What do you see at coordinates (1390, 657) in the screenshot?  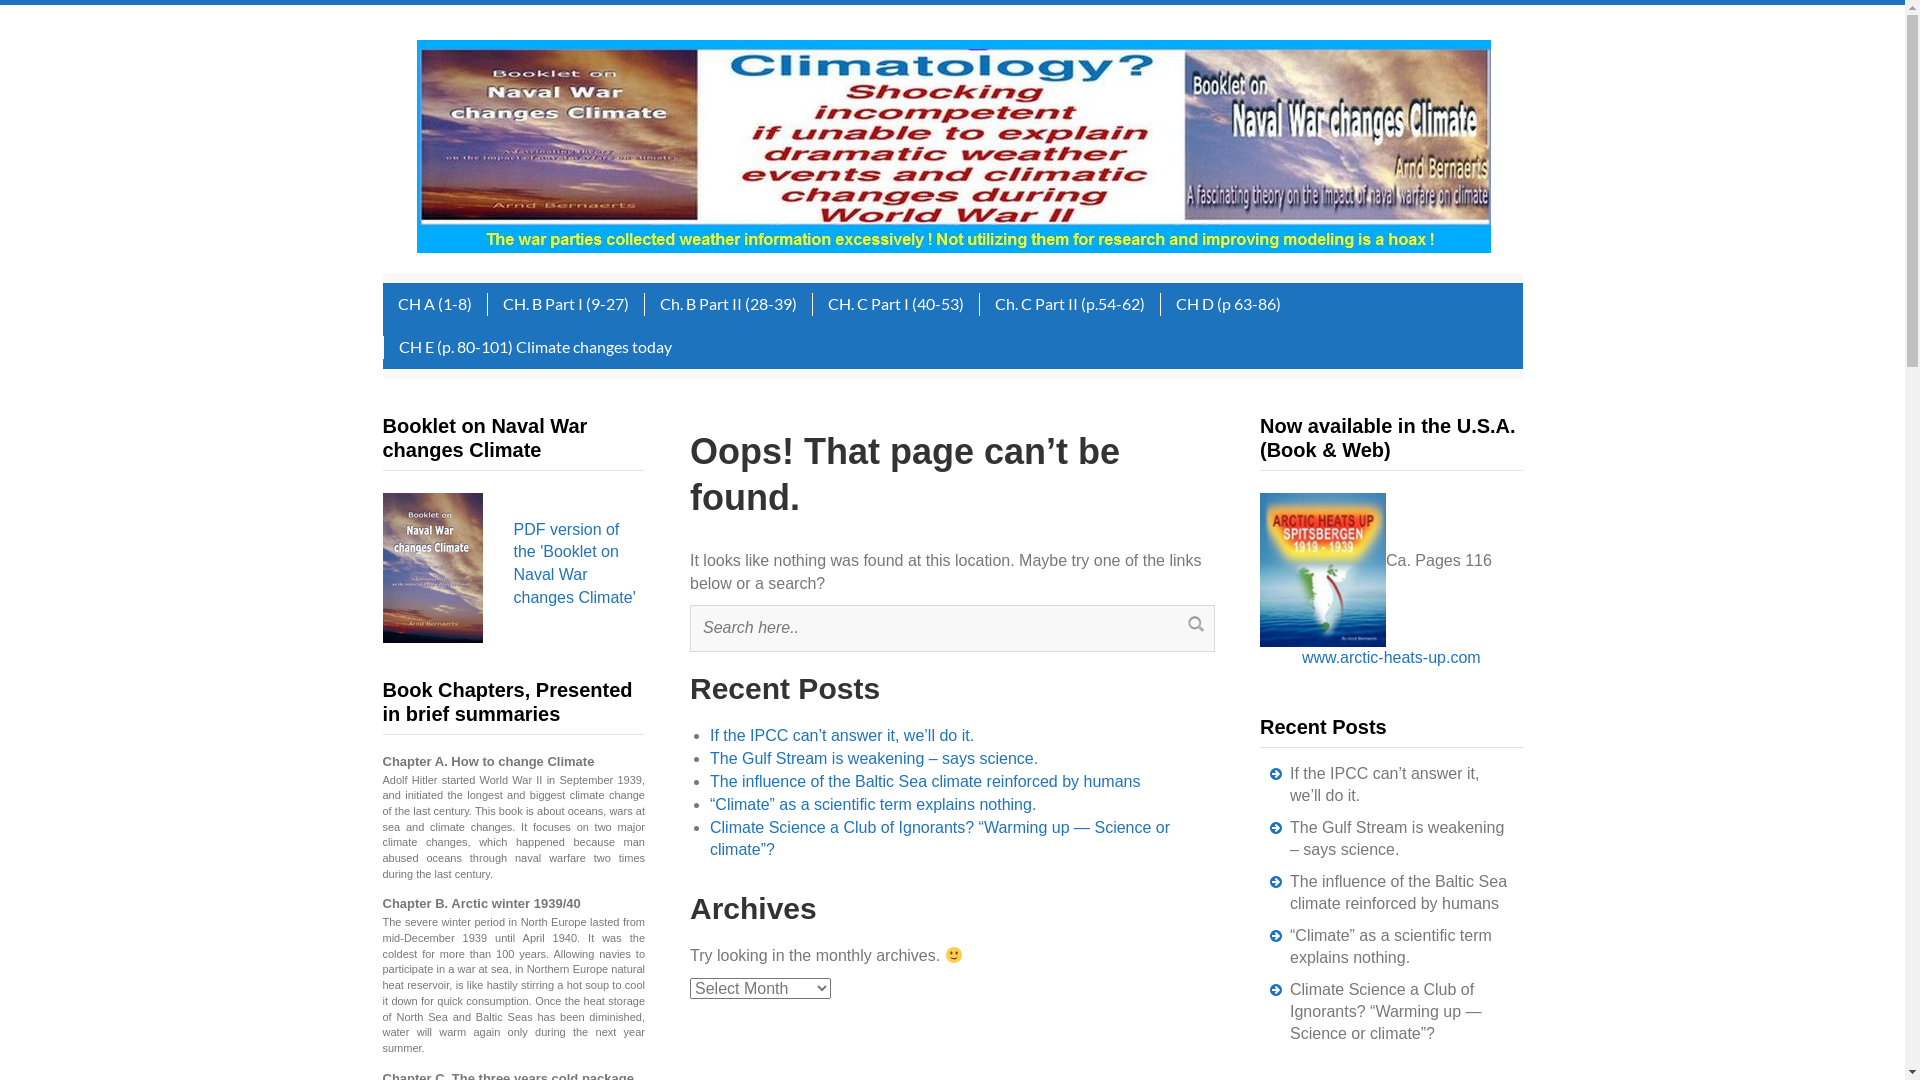 I see `'www.arctic-heats-up.com'` at bounding box center [1390, 657].